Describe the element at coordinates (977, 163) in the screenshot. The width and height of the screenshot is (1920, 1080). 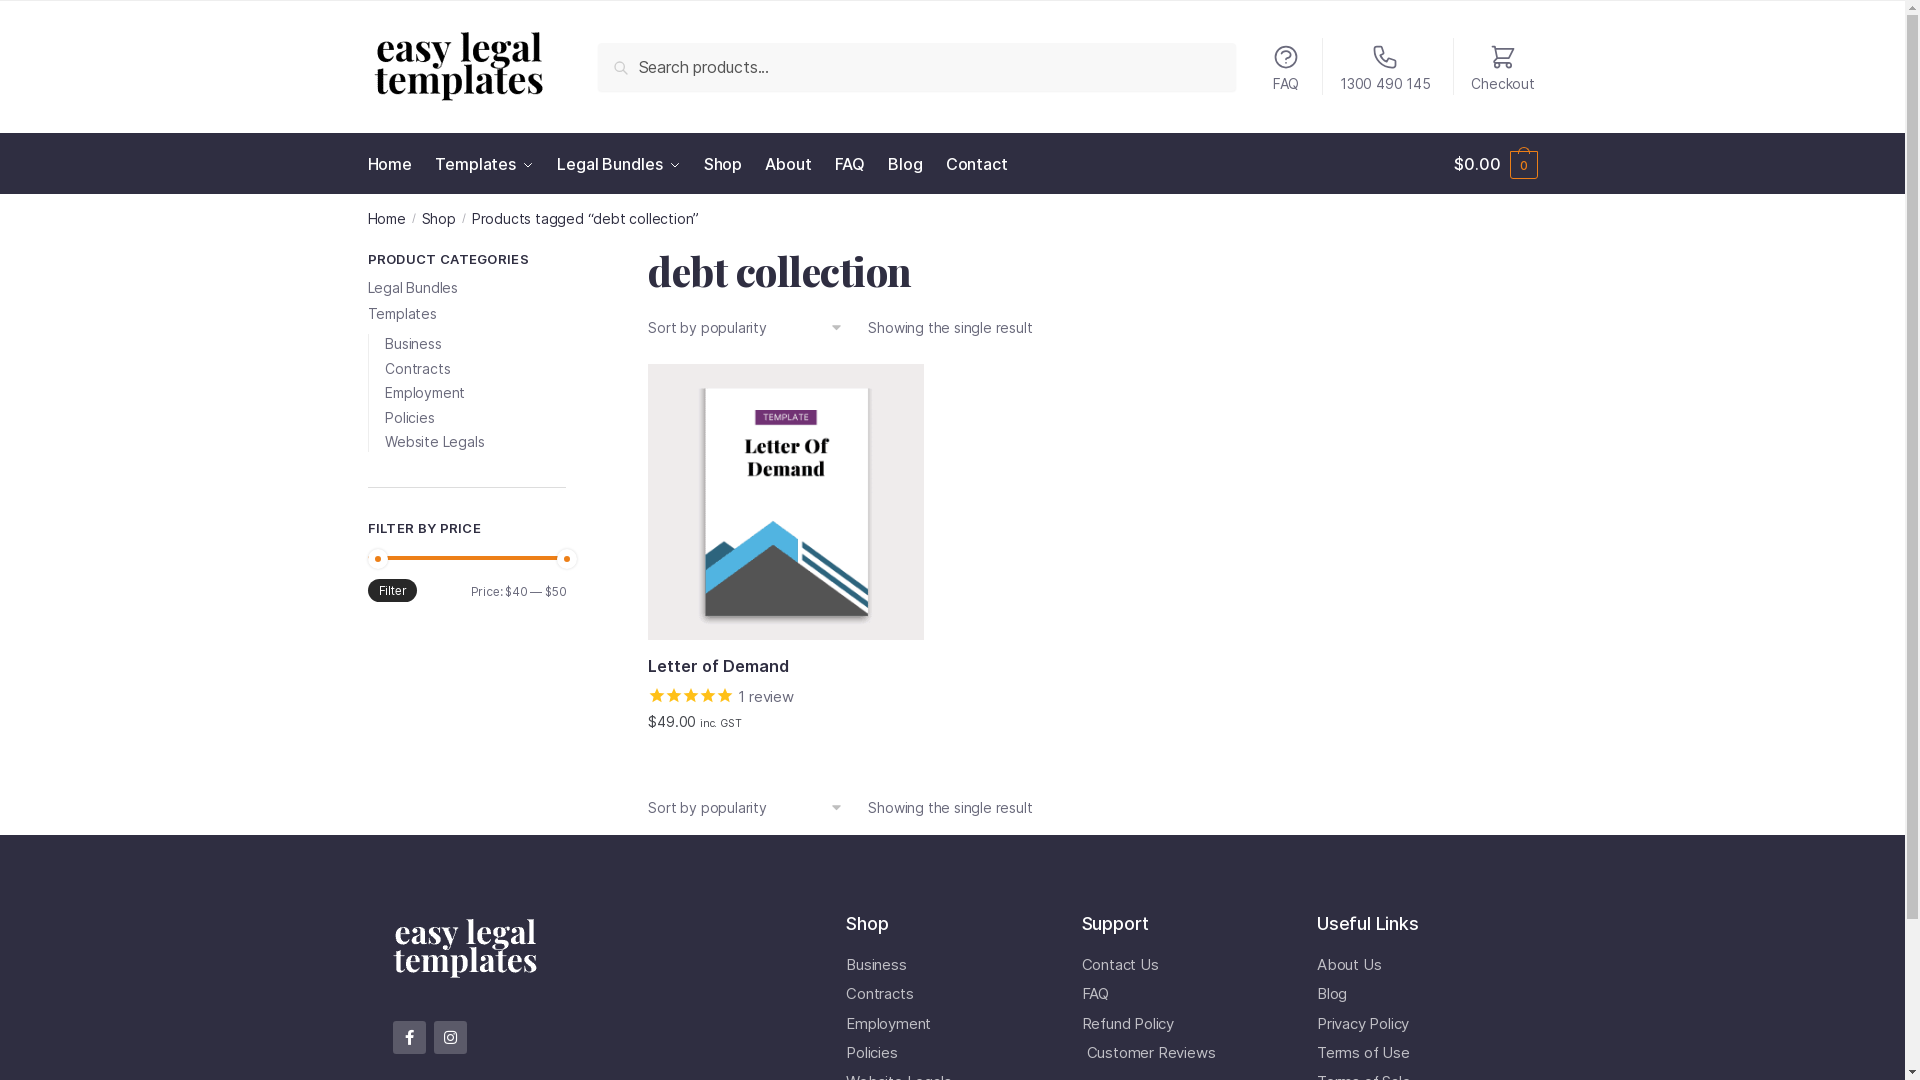
I see `'Contact'` at that location.